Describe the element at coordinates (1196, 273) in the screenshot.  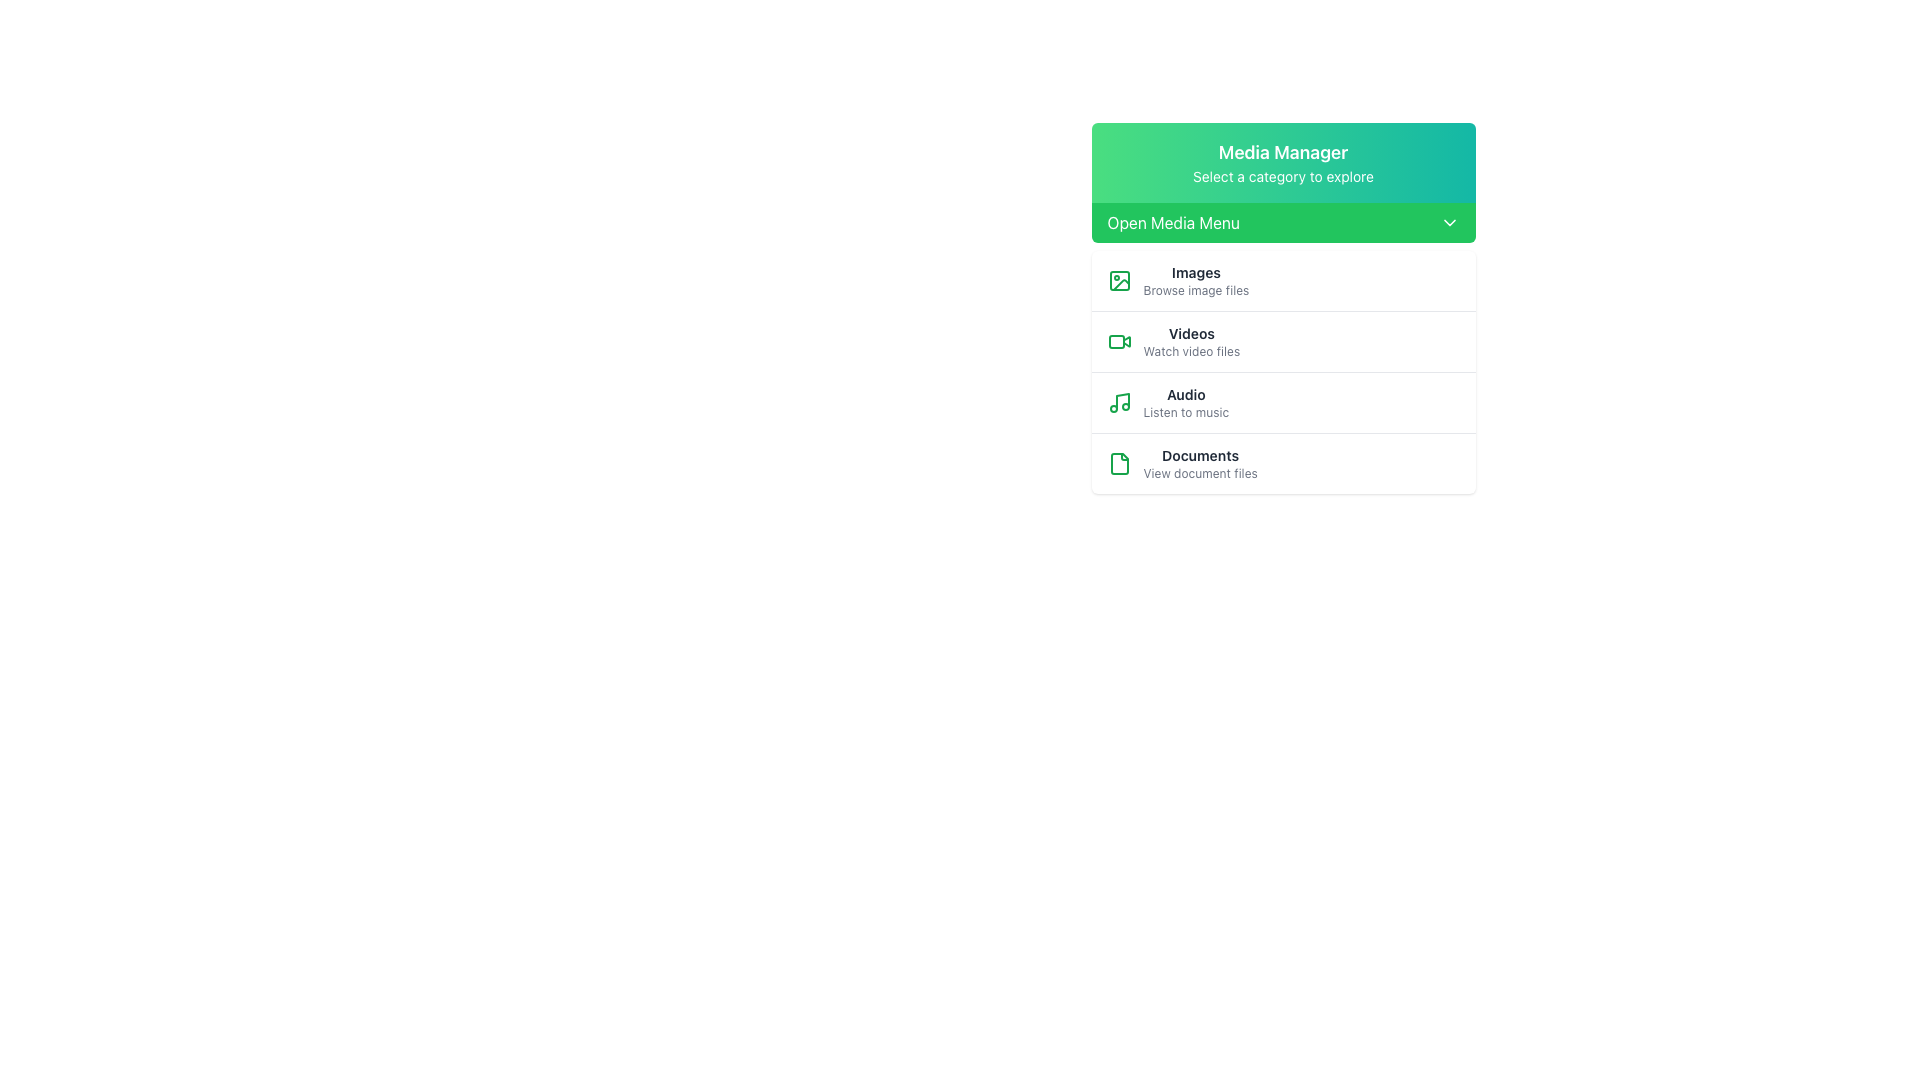
I see `the bold text label stating 'Images' located in the top-left corner of a section within a vertical list, which is the first item in a sequence of labeled blocks` at that location.